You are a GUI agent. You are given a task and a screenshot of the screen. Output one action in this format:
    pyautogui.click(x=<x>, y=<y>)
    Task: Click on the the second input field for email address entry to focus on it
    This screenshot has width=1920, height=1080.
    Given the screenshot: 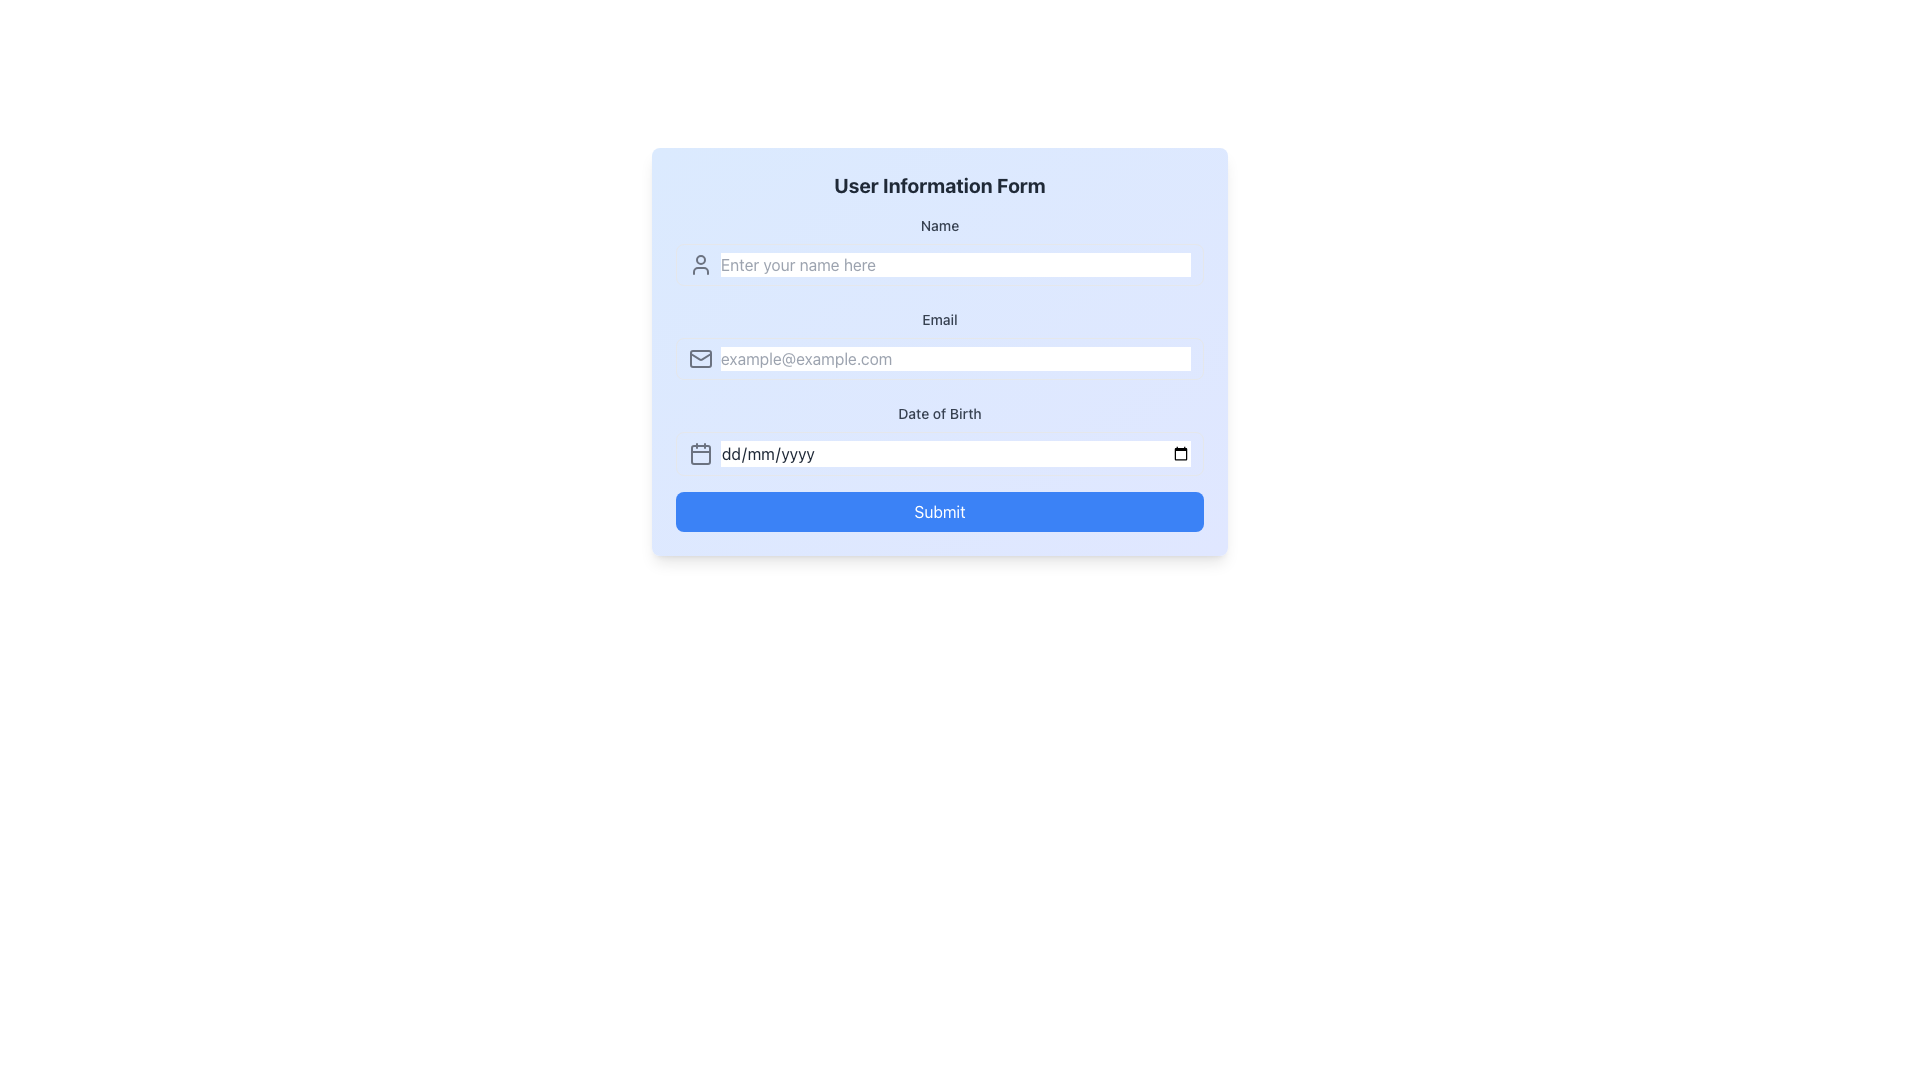 What is the action you would take?
    pyautogui.click(x=939, y=343)
    